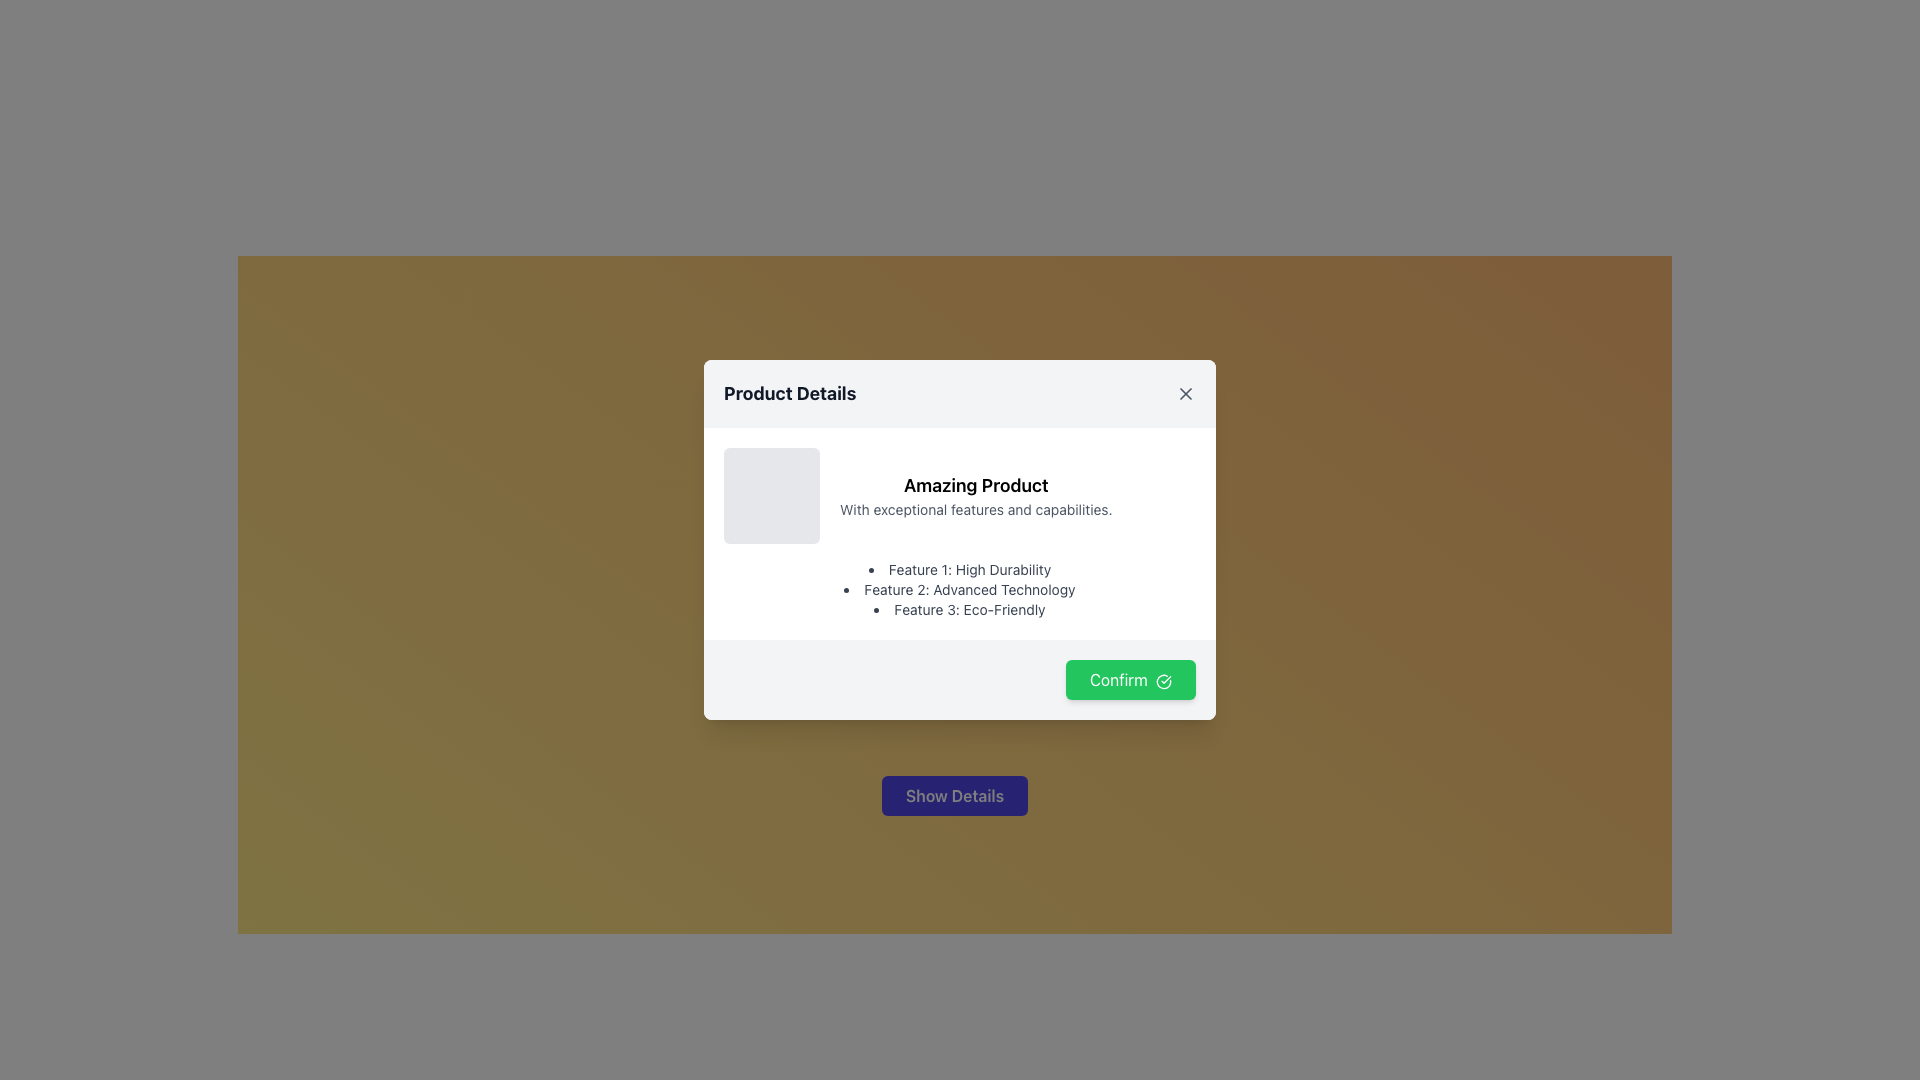  I want to click on text displayed in the Informational content block located in the center of the 'Product Details' dialog, which is the first significant section after the dialog title, so click(960, 495).